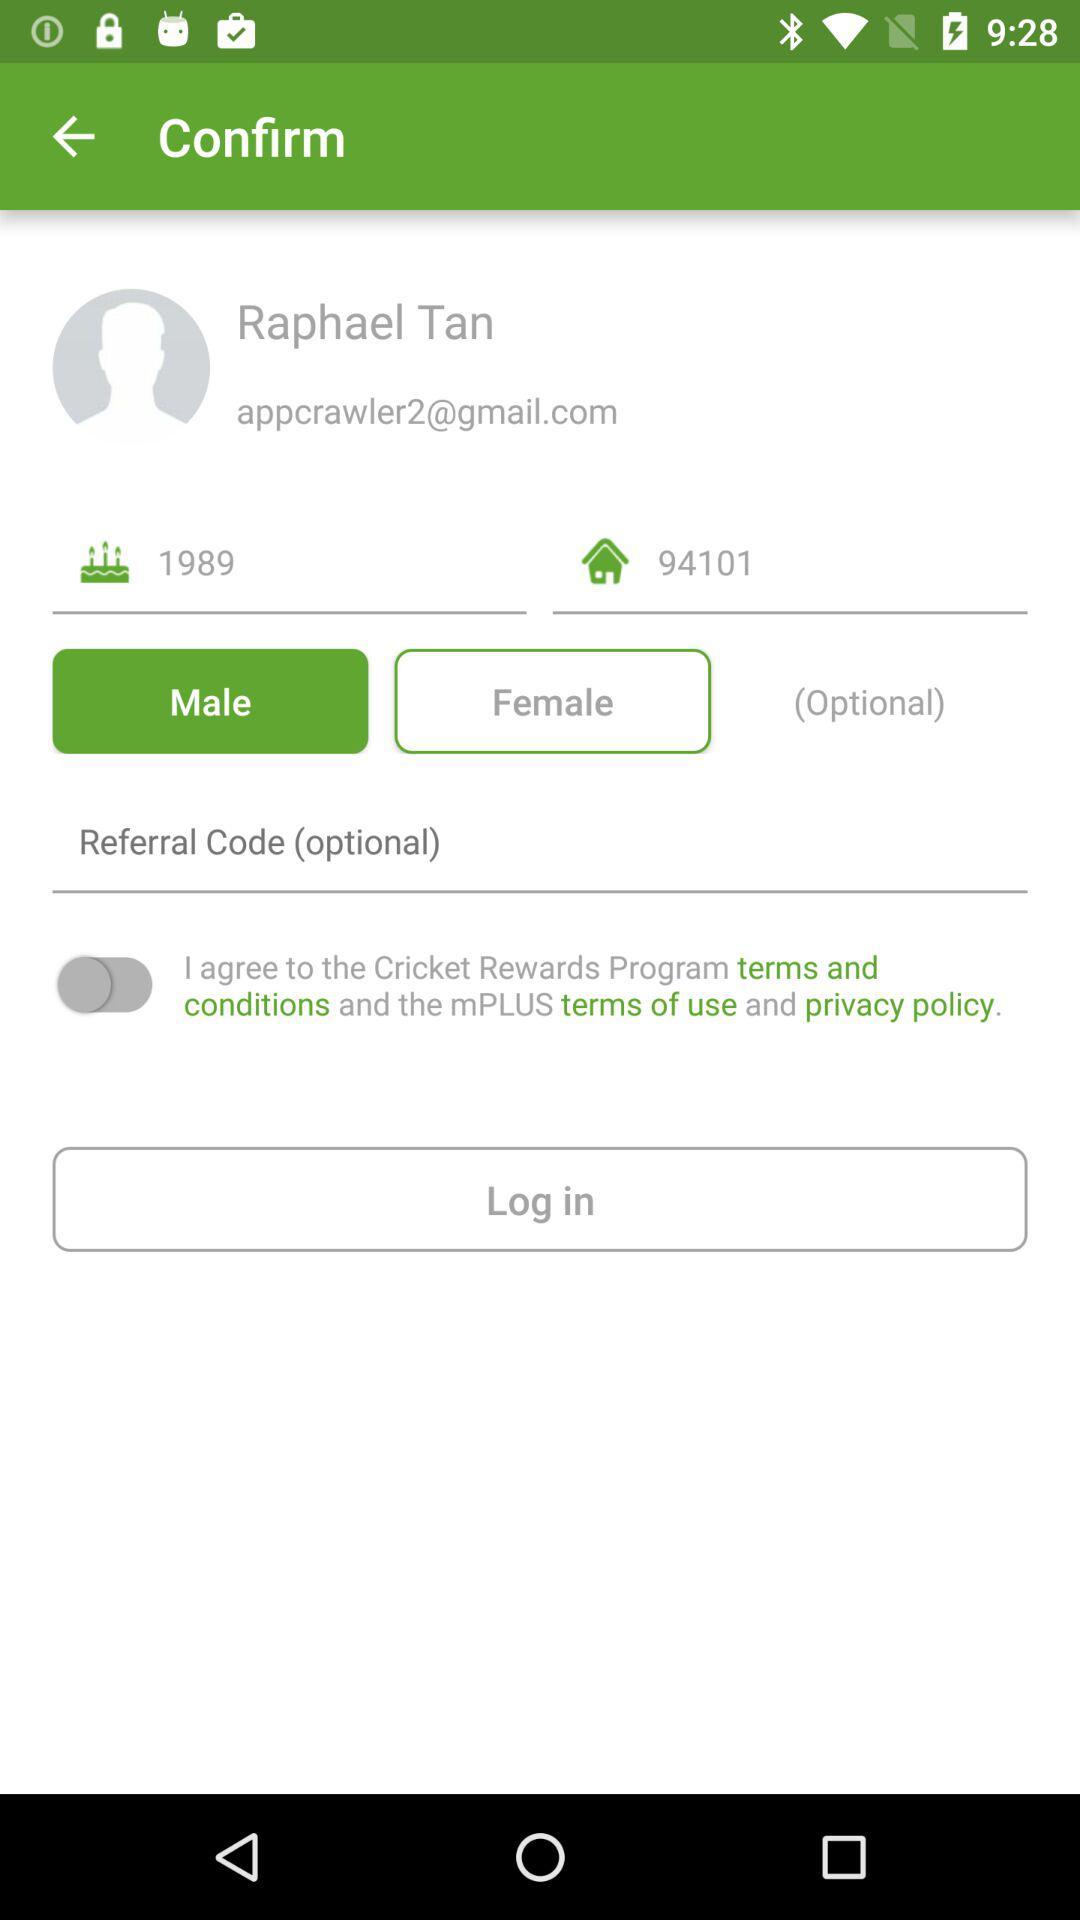 This screenshot has height=1920, width=1080. I want to click on the female item, so click(552, 701).